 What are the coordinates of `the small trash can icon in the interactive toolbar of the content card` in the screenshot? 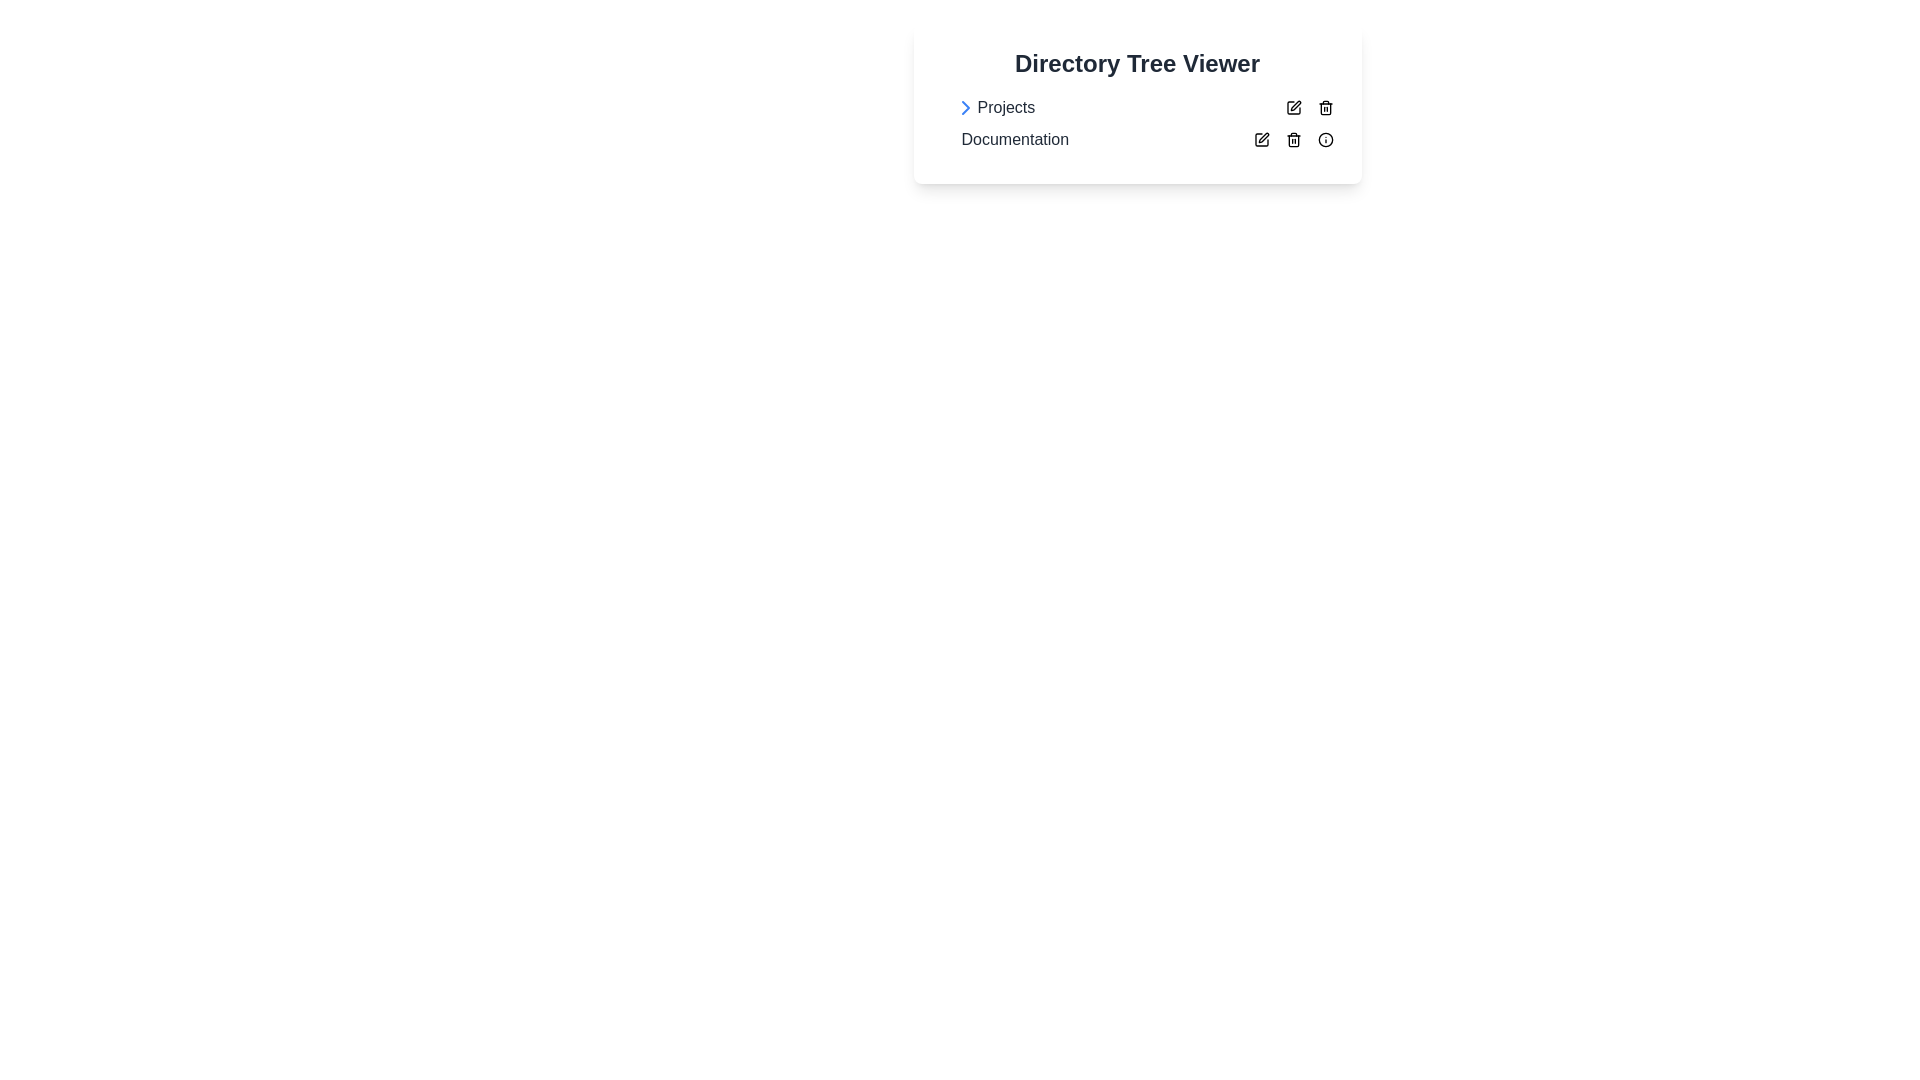 It's located at (1325, 108).